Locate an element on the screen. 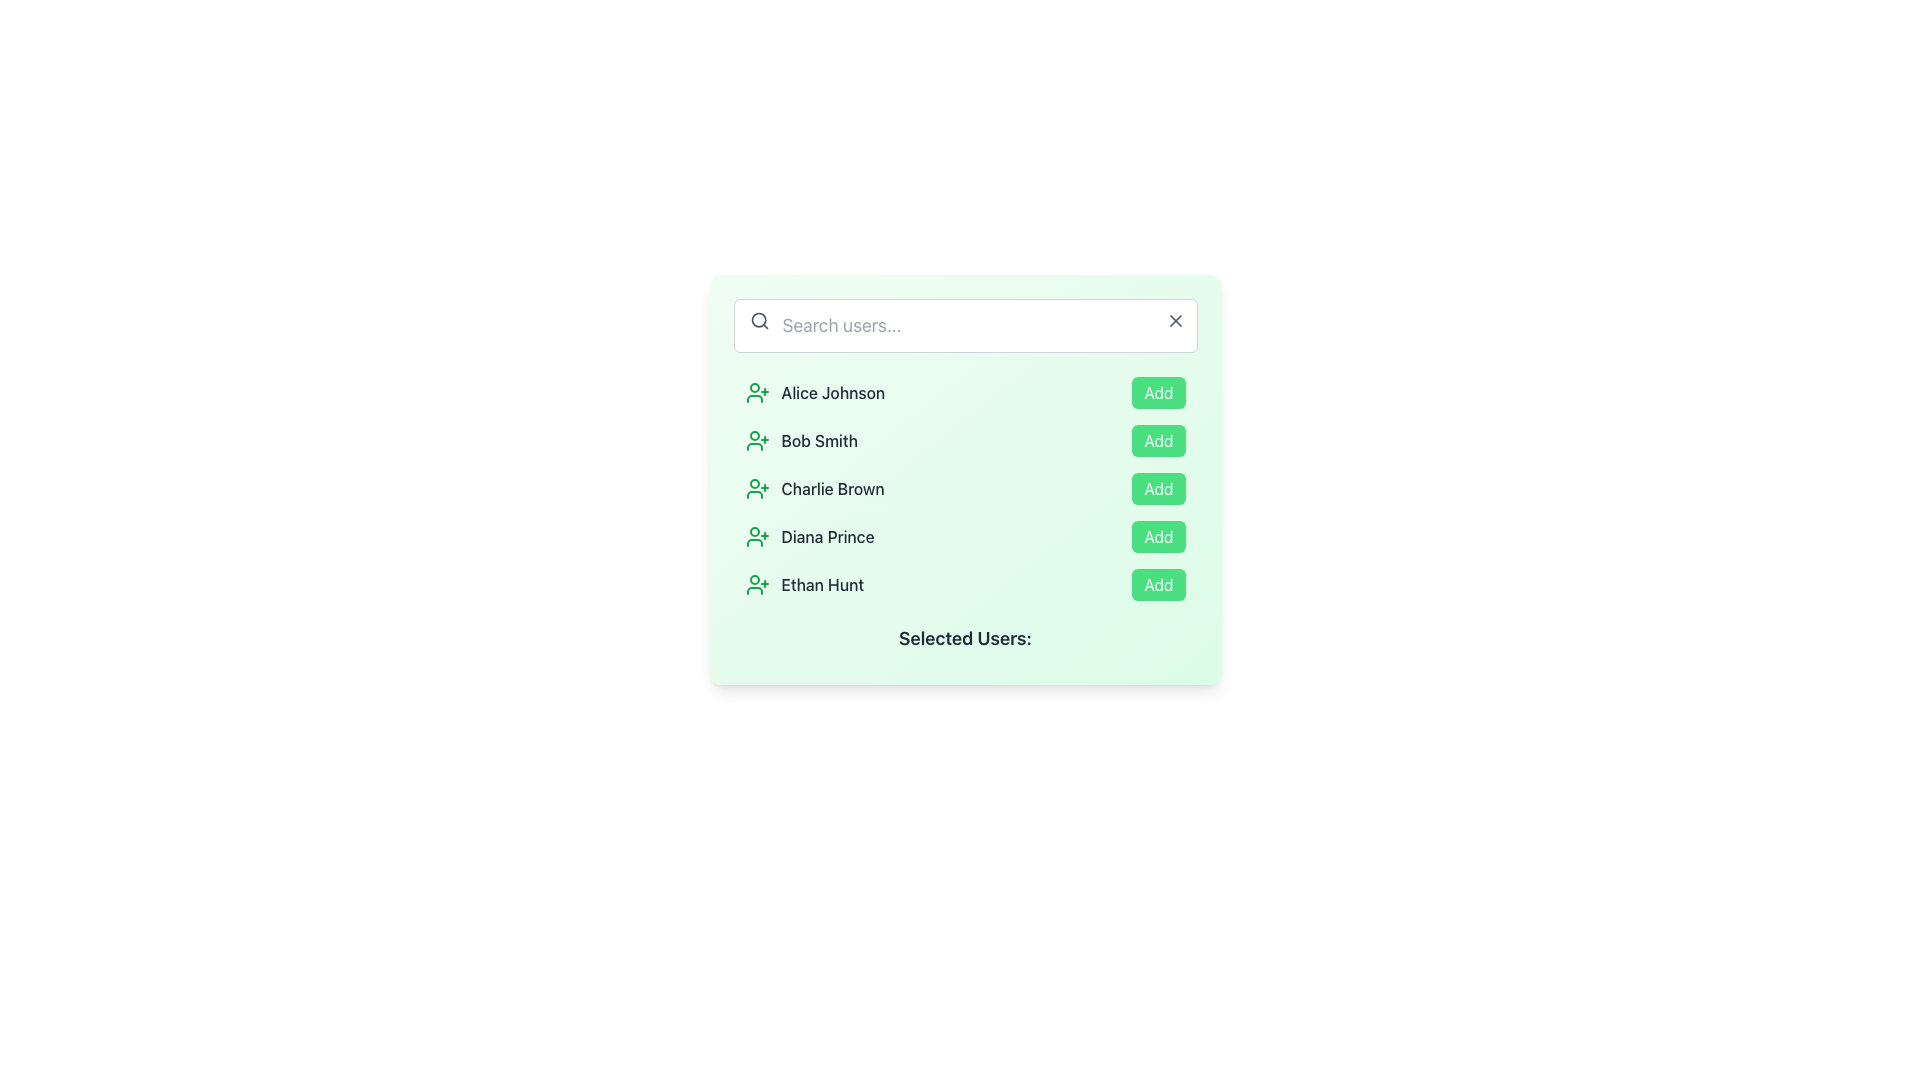  the user icon representing 'Ethan Hunt' located at the leftmost side of the user selection list is located at coordinates (756, 585).